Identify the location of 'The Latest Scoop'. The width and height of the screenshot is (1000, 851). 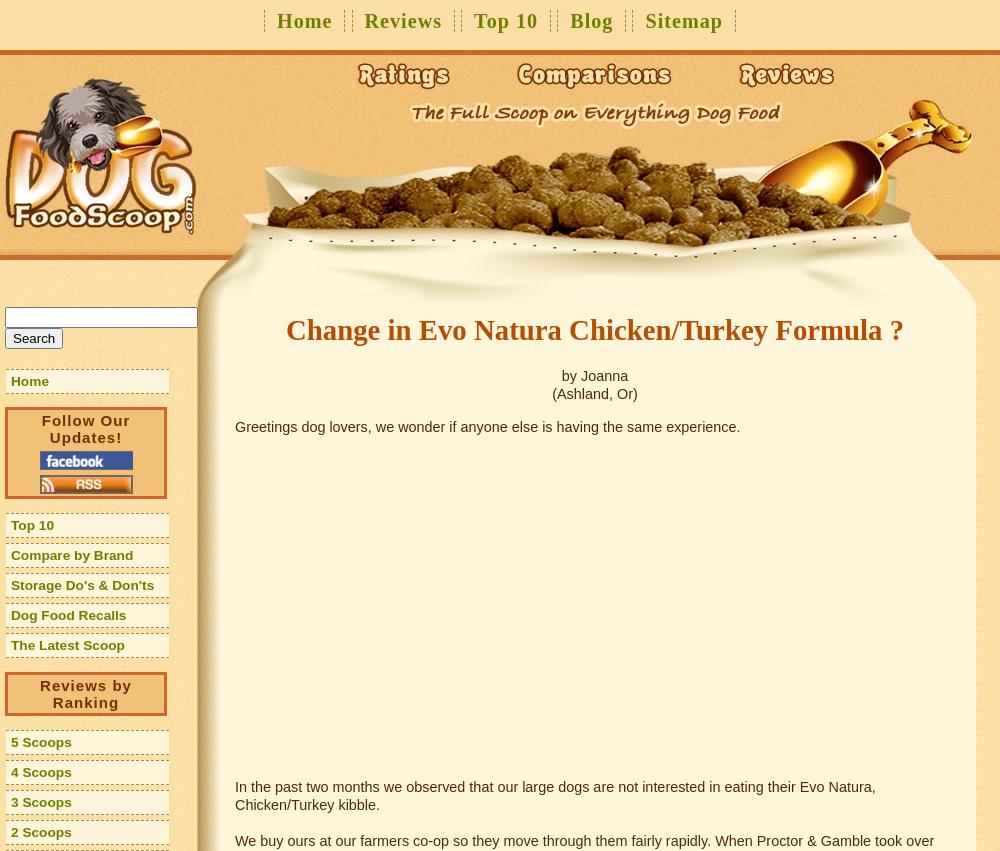
(11, 644).